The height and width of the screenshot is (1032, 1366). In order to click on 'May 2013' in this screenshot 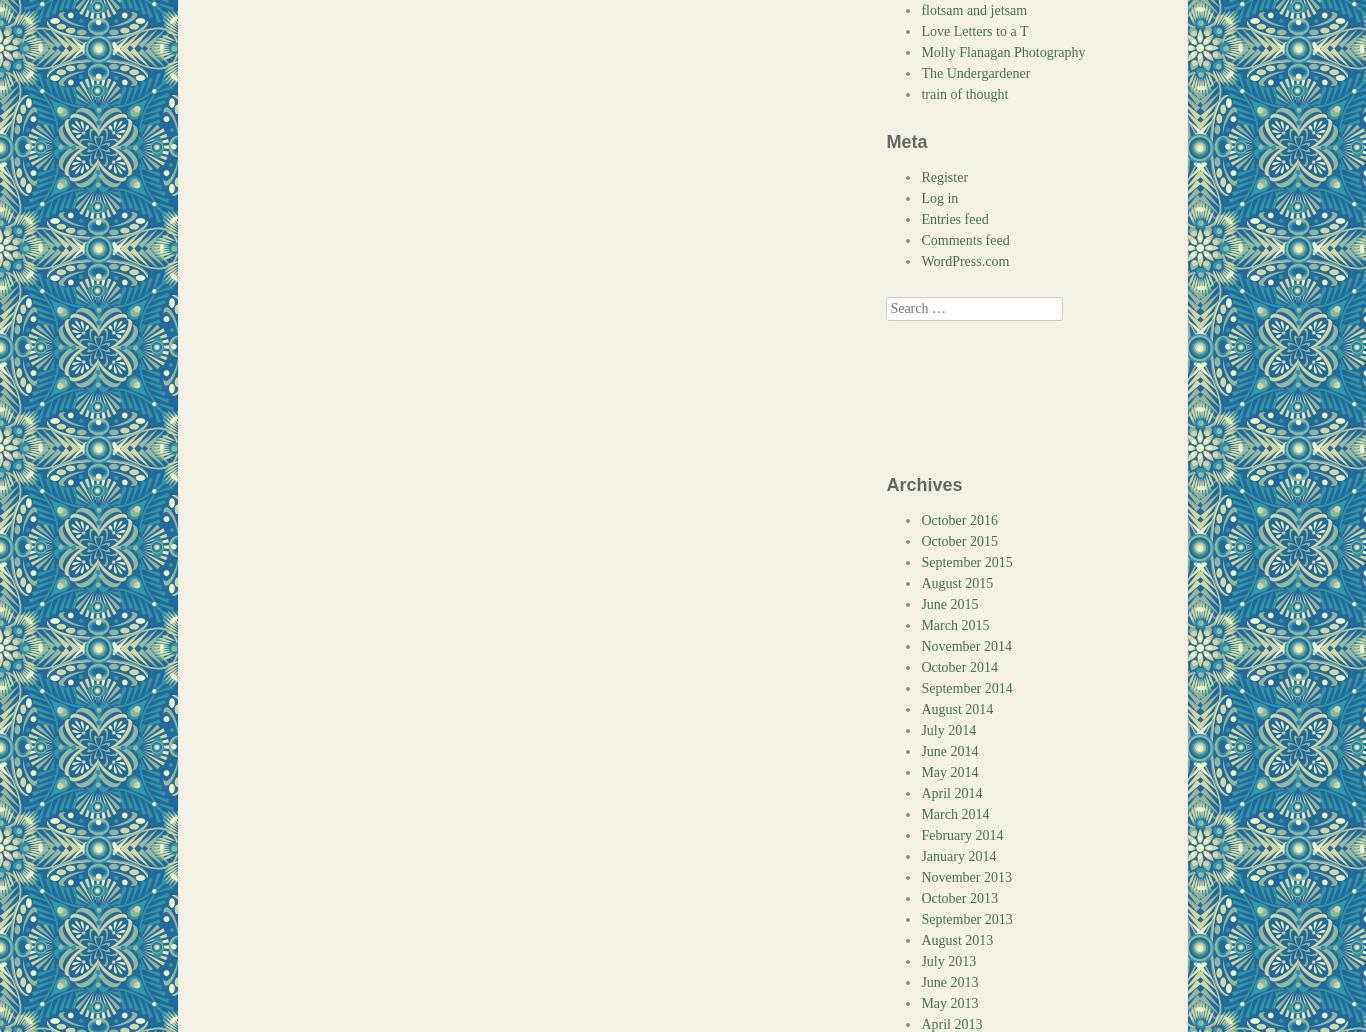, I will do `click(949, 1002)`.